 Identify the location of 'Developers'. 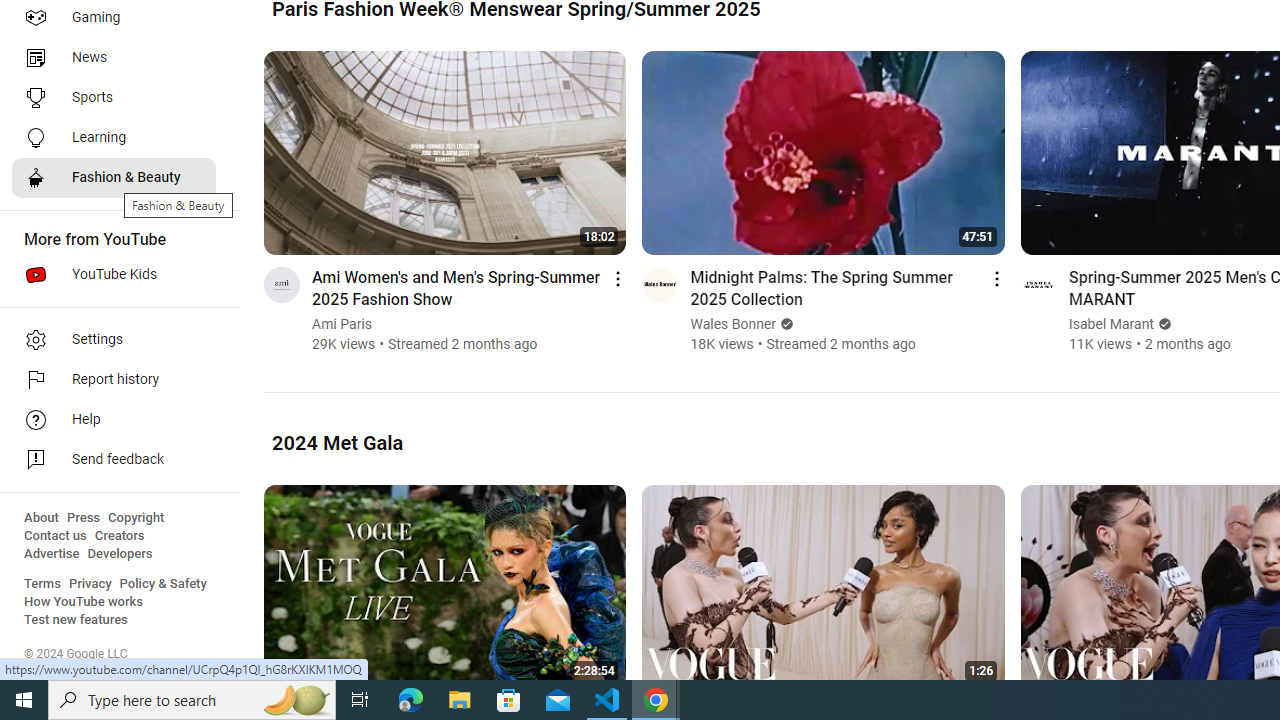
(119, 554).